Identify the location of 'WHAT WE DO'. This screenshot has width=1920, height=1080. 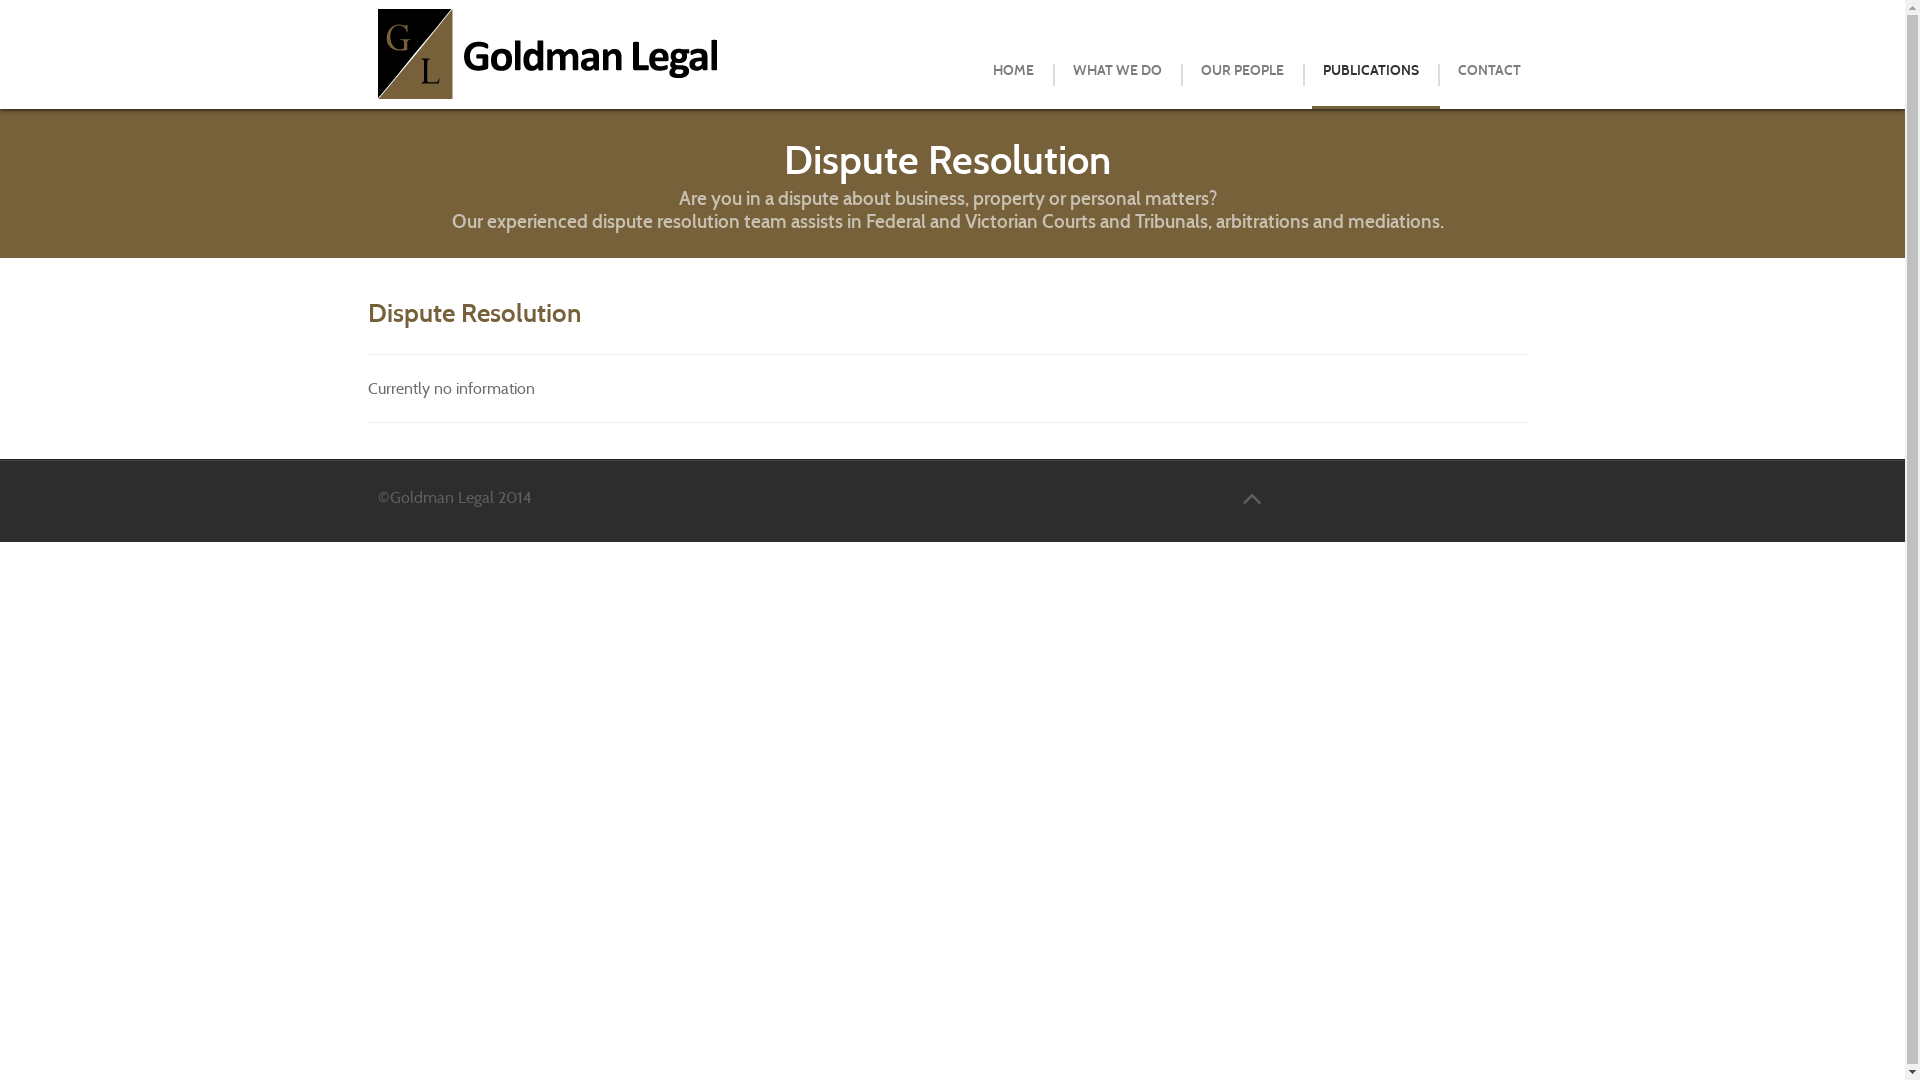
(1055, 69).